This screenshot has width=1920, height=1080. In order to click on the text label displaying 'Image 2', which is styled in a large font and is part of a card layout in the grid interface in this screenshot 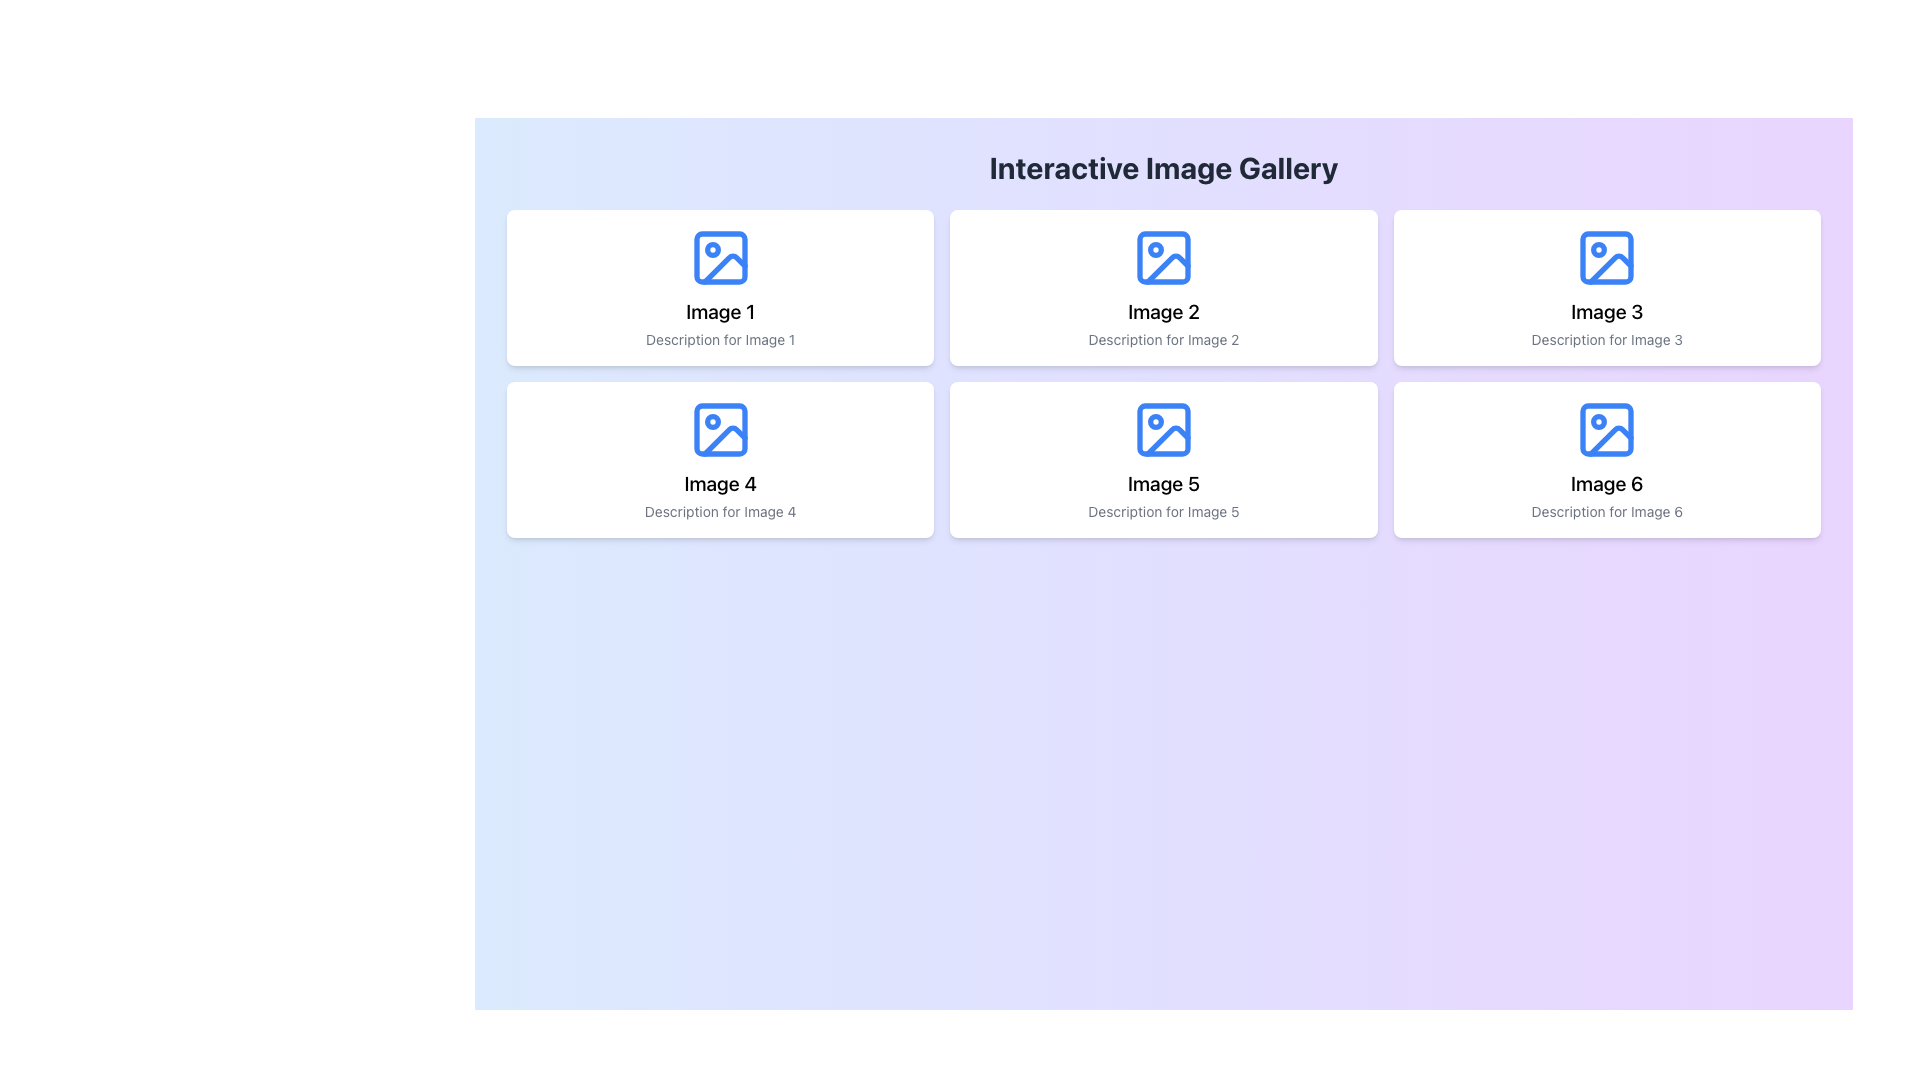, I will do `click(1163, 312)`.